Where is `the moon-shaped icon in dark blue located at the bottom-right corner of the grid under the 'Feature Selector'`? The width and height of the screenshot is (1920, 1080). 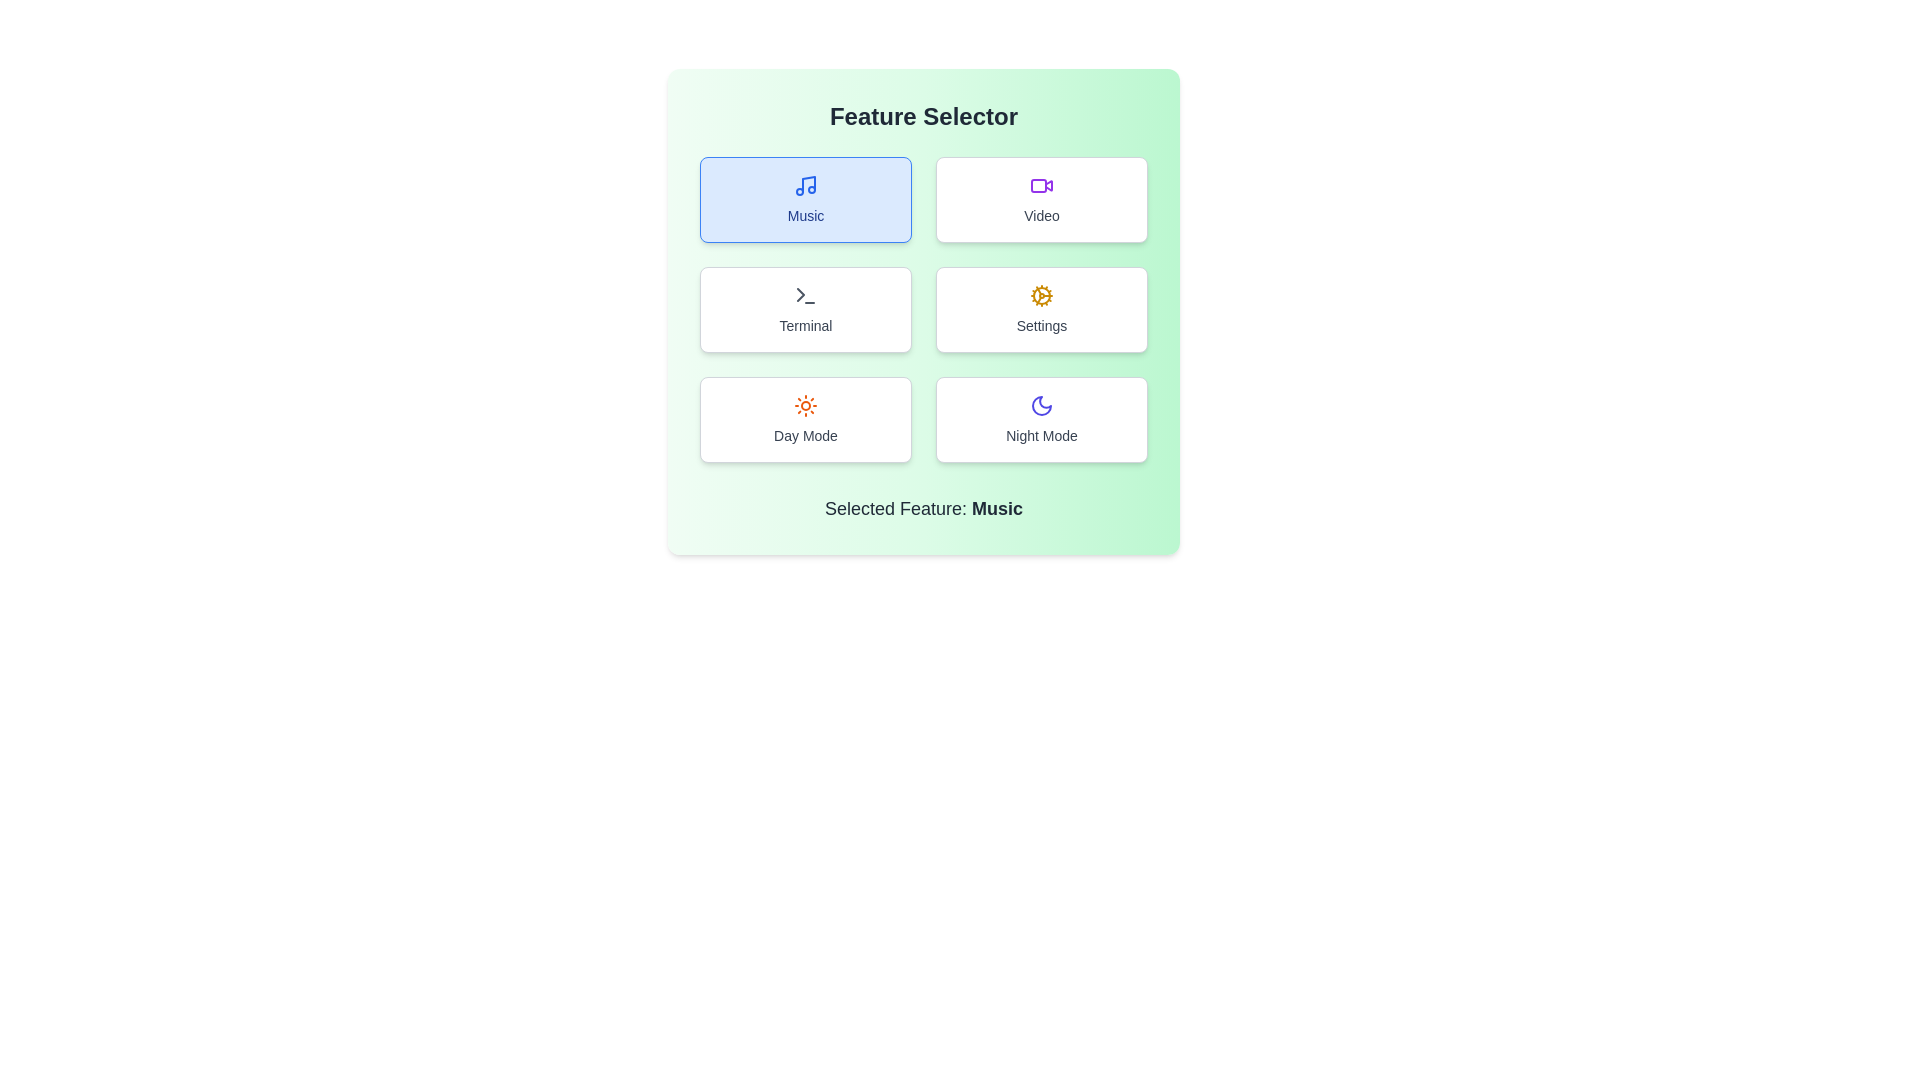 the moon-shaped icon in dark blue located at the bottom-right corner of the grid under the 'Feature Selector' is located at coordinates (1040, 405).